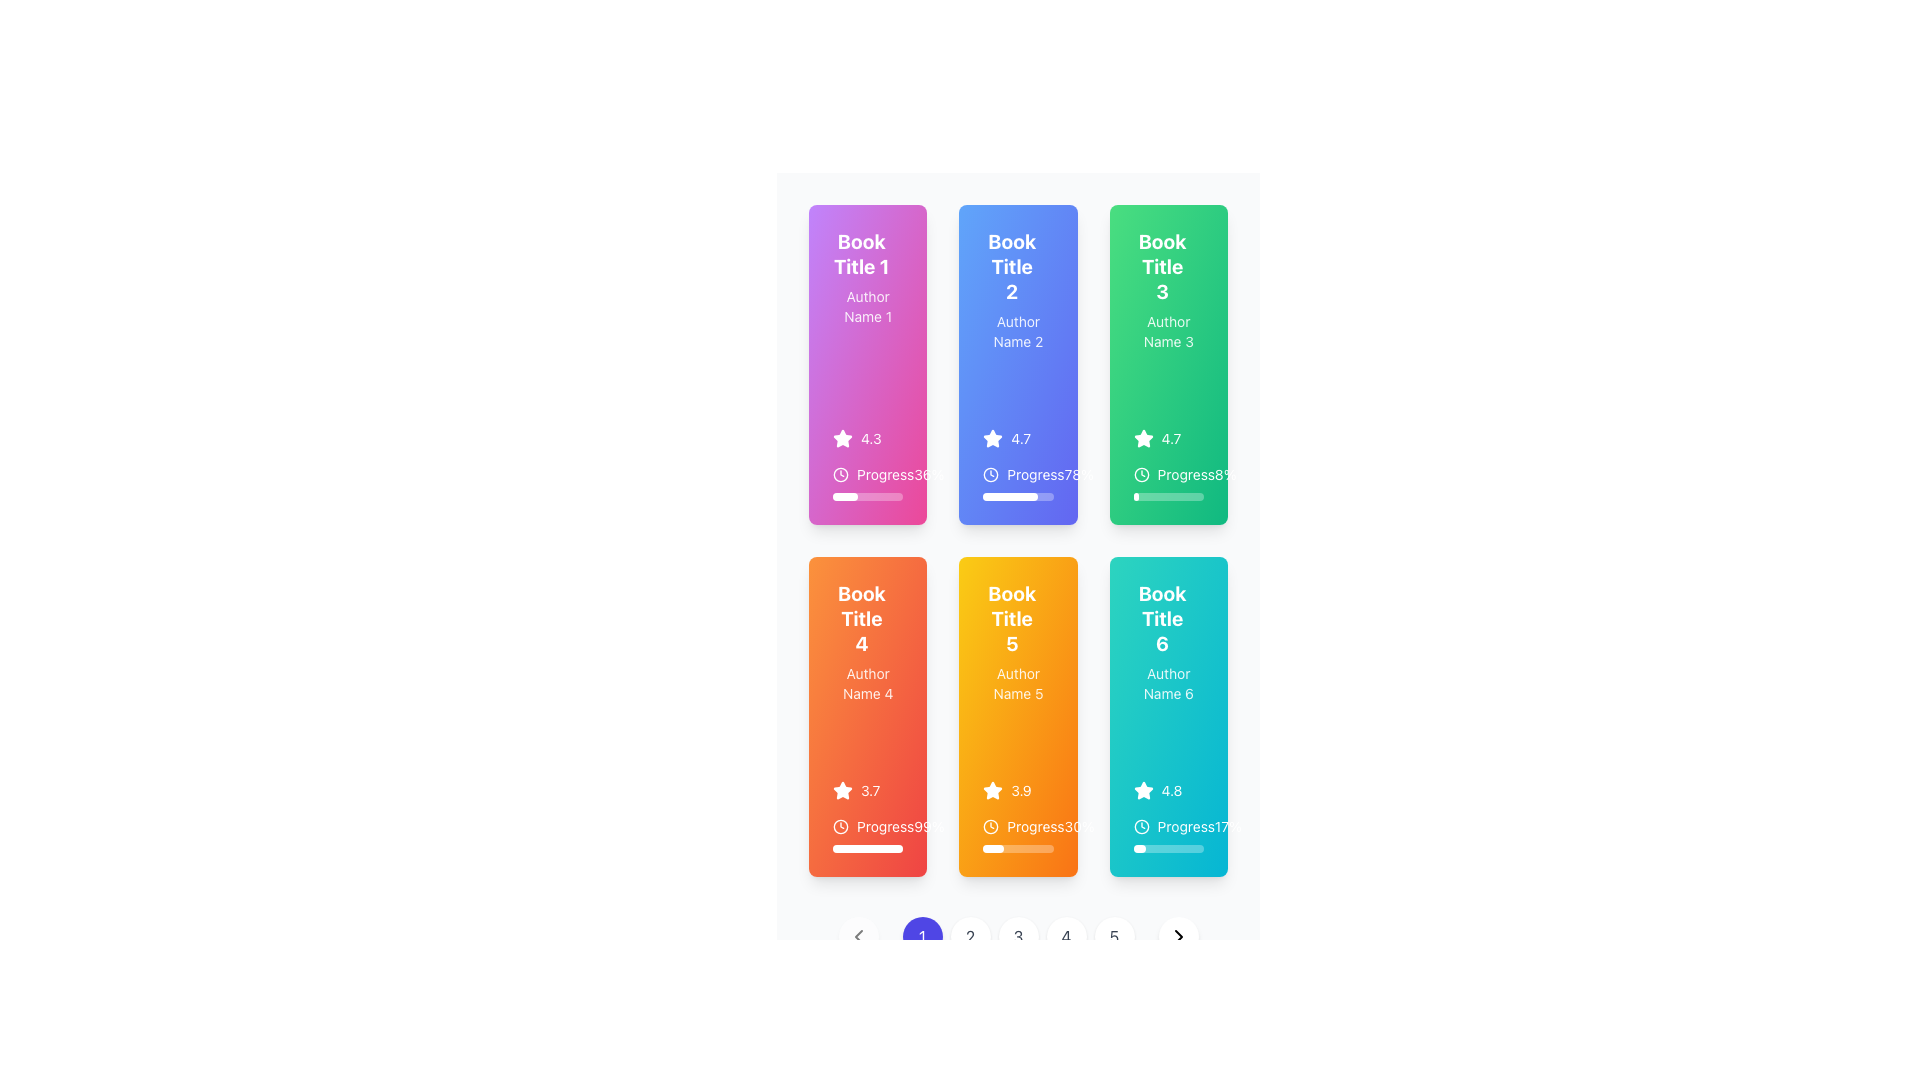 Image resolution: width=1920 pixels, height=1080 pixels. I want to click on the text label displaying '3.9' located near the star icon in the bottom section of the card labeled 'Book Title 5', so click(1021, 789).